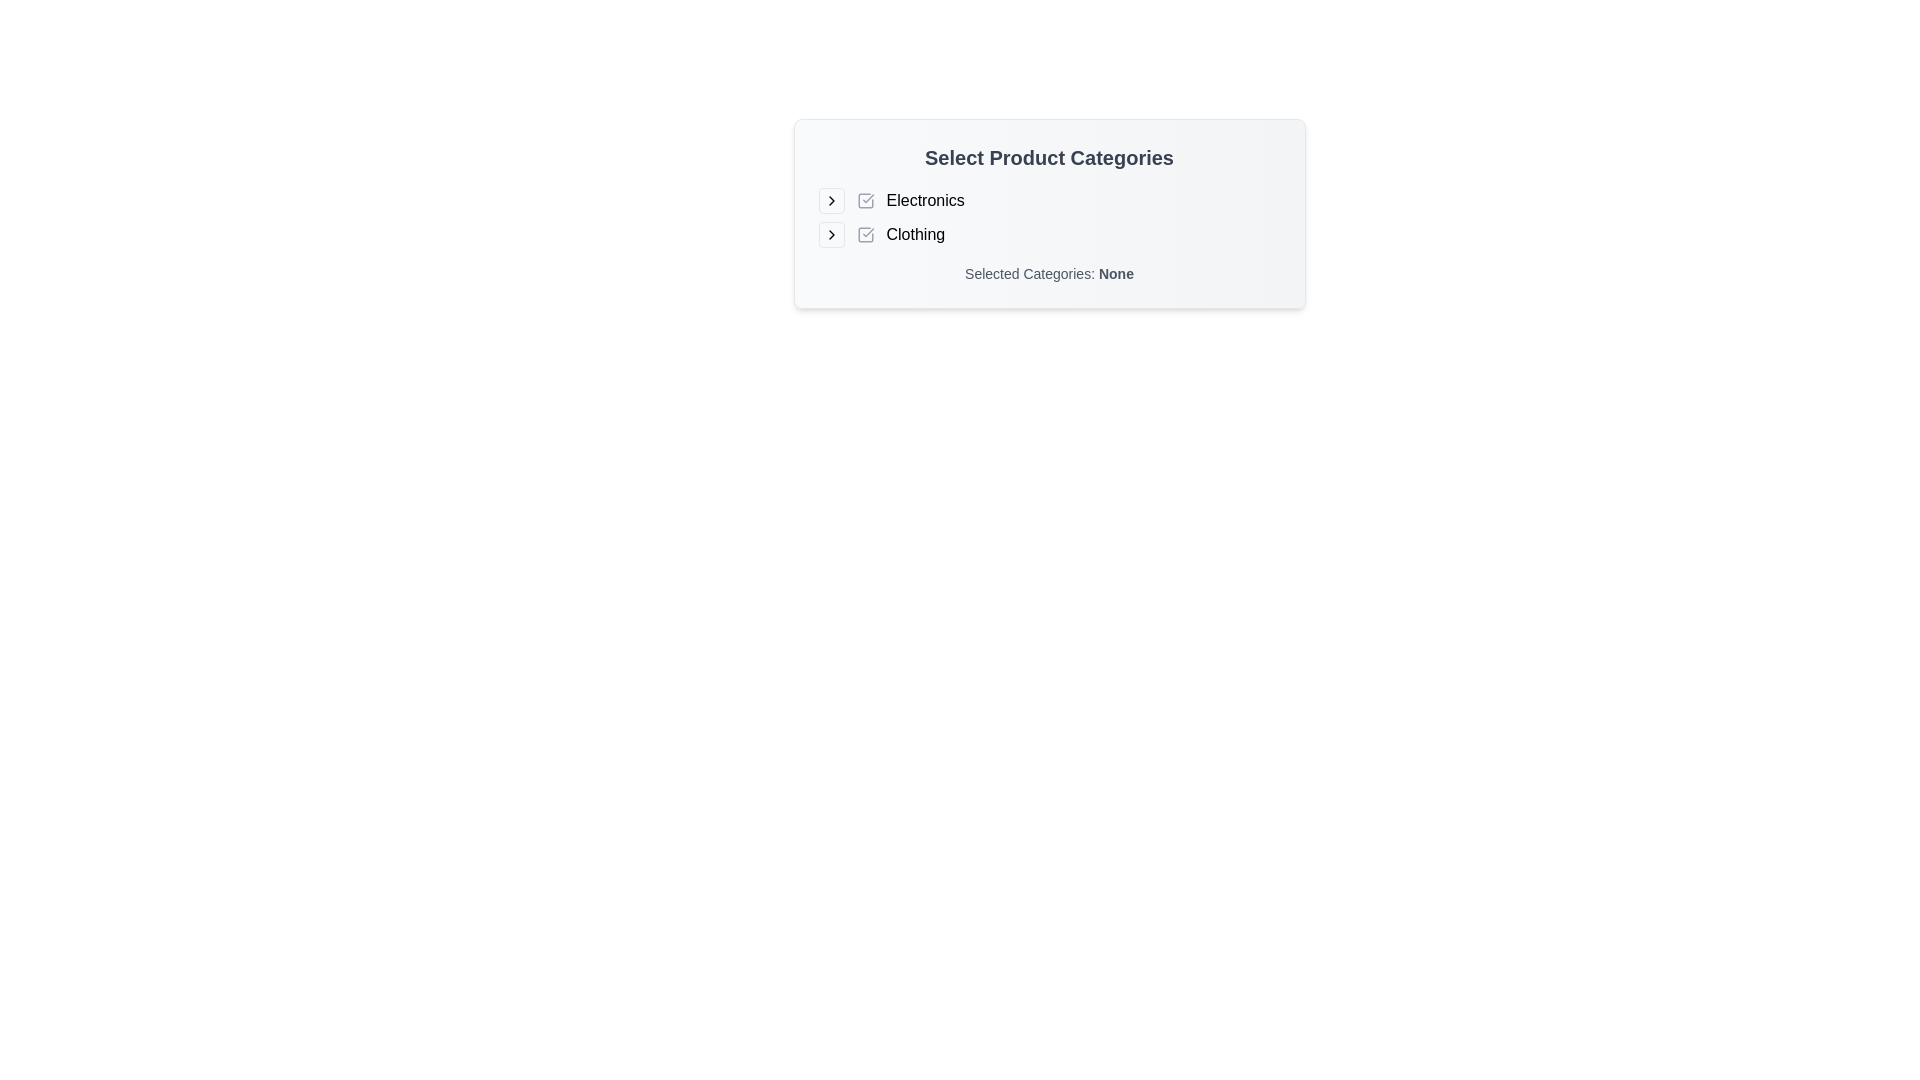  Describe the element at coordinates (831, 200) in the screenshot. I see `the chevron icon next to the 'Electronics' text in the 'Select Product Categories' interface for interaction feedback` at that location.